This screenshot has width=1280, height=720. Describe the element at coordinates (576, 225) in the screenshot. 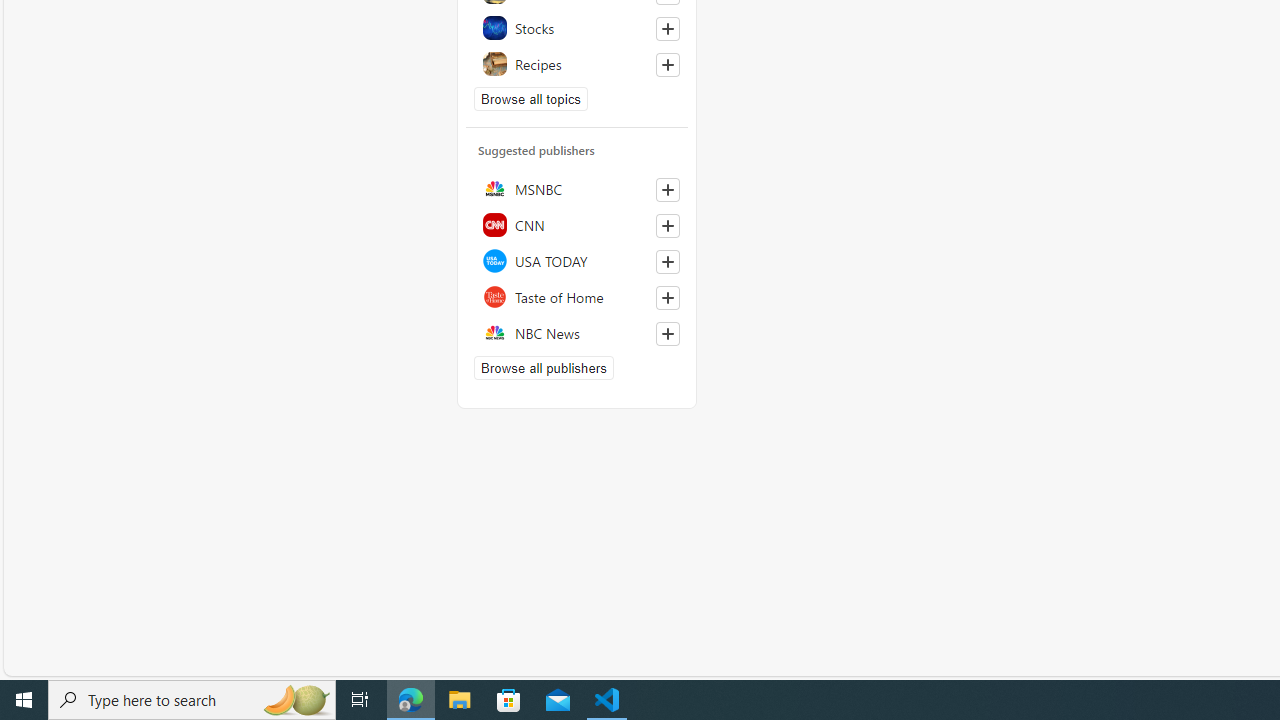

I see `'CNN'` at that location.